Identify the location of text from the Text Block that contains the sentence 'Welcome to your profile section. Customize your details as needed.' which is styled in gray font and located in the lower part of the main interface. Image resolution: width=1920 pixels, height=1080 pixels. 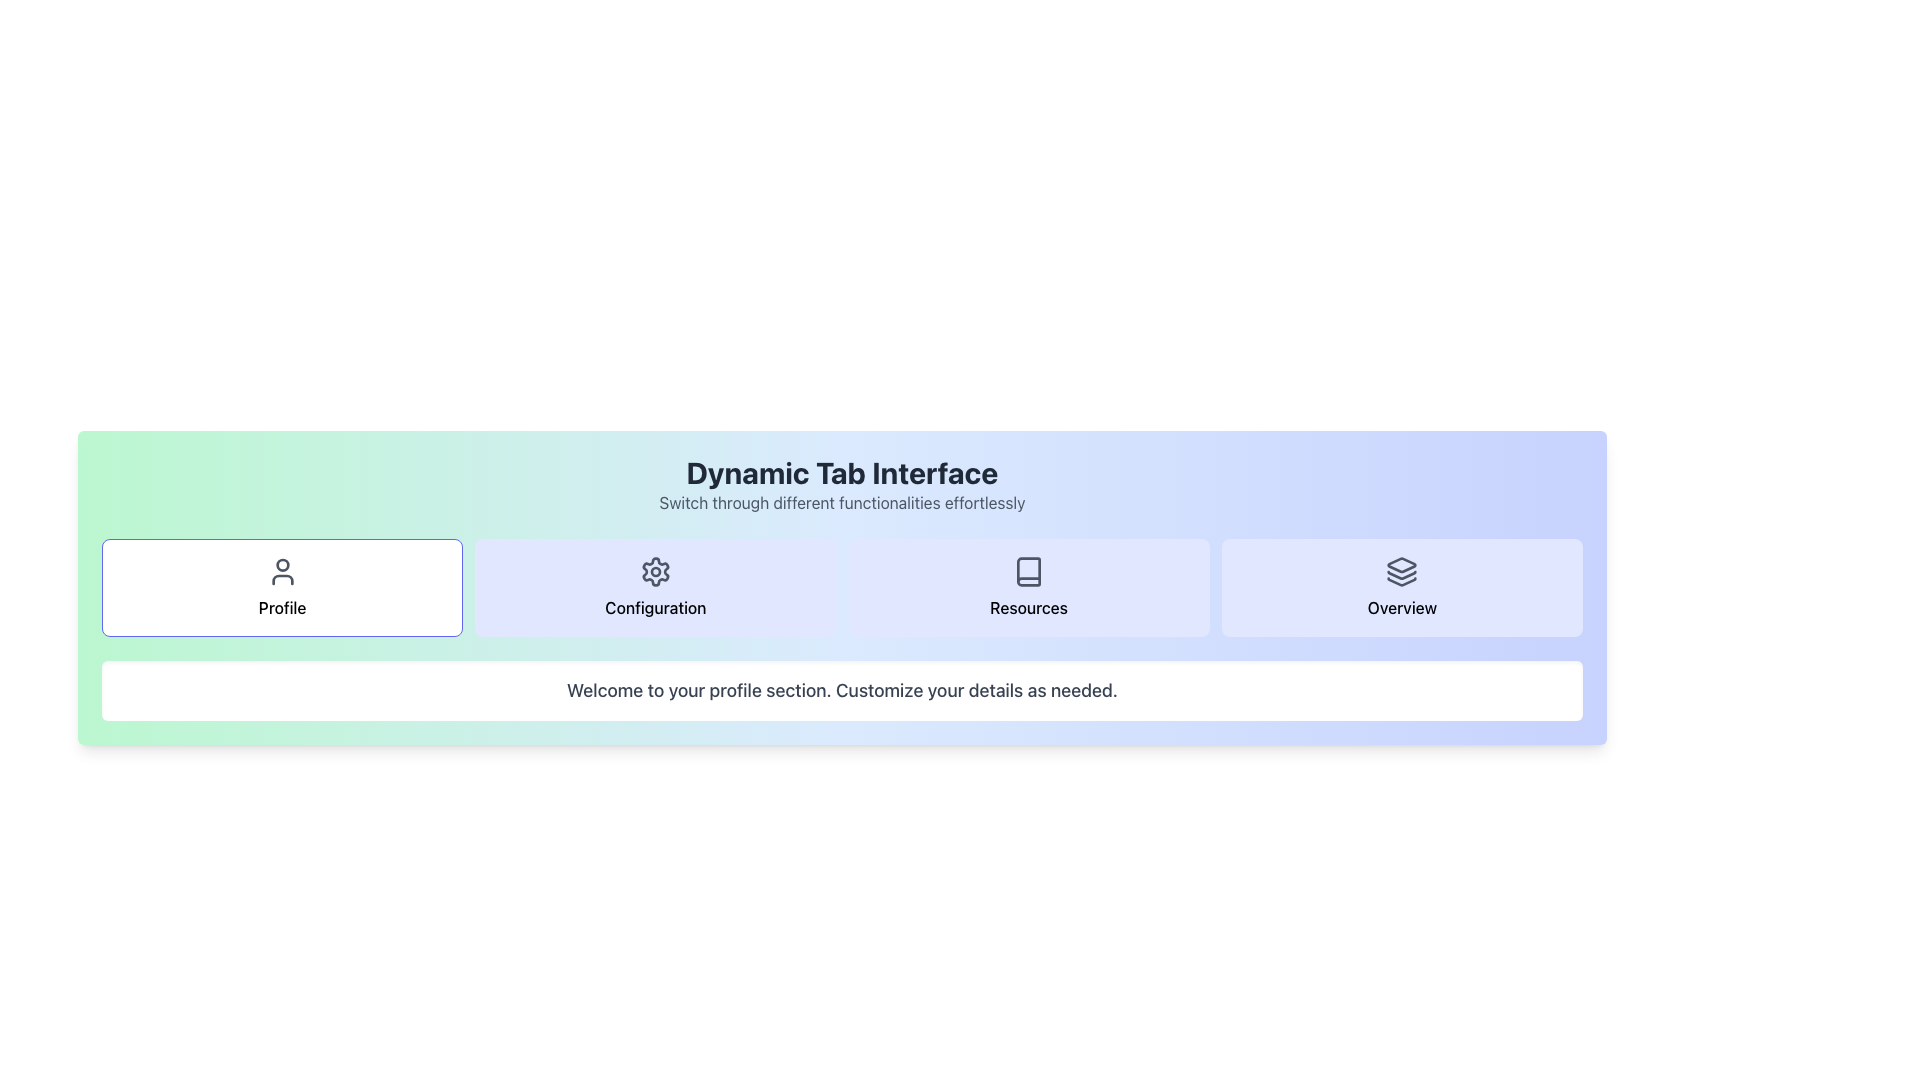
(842, 689).